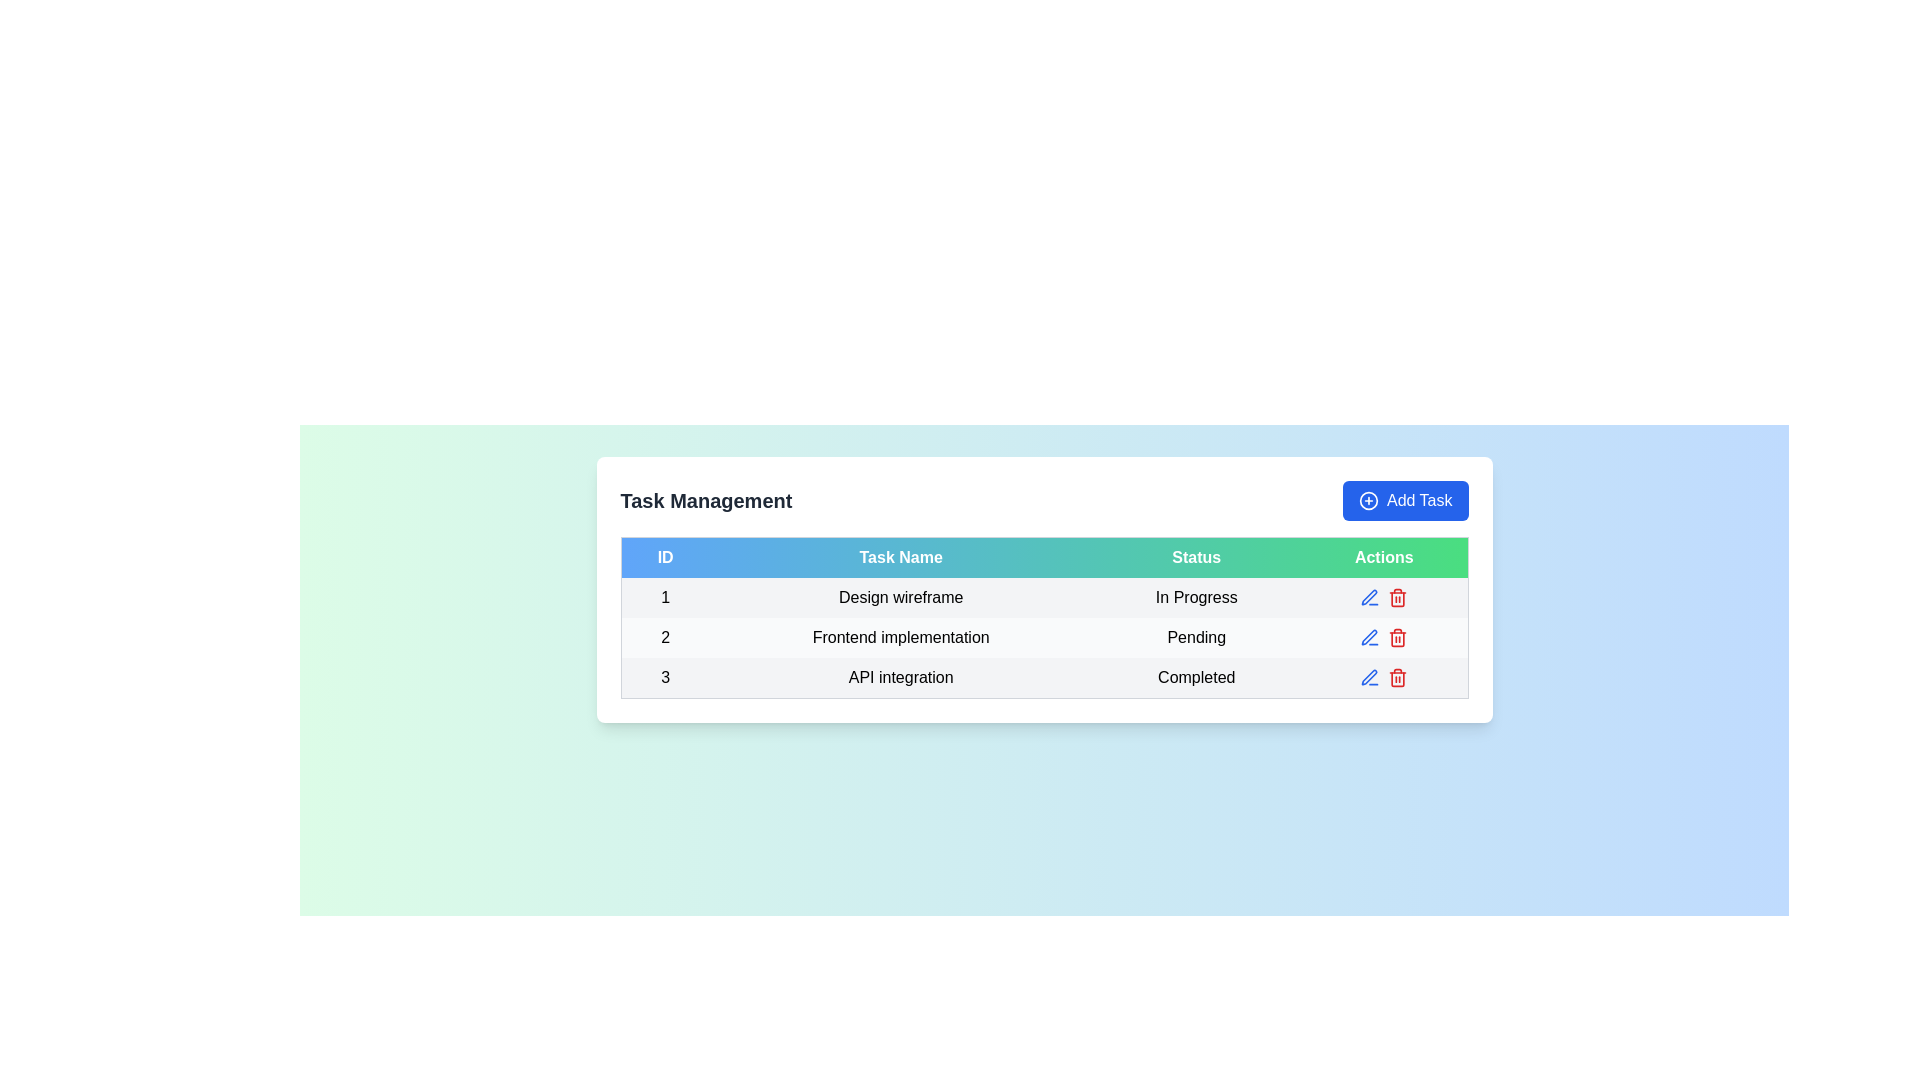  I want to click on the pen icon represented as a vector graphic within the 'Actions' column of the task management table, so click(1368, 596).